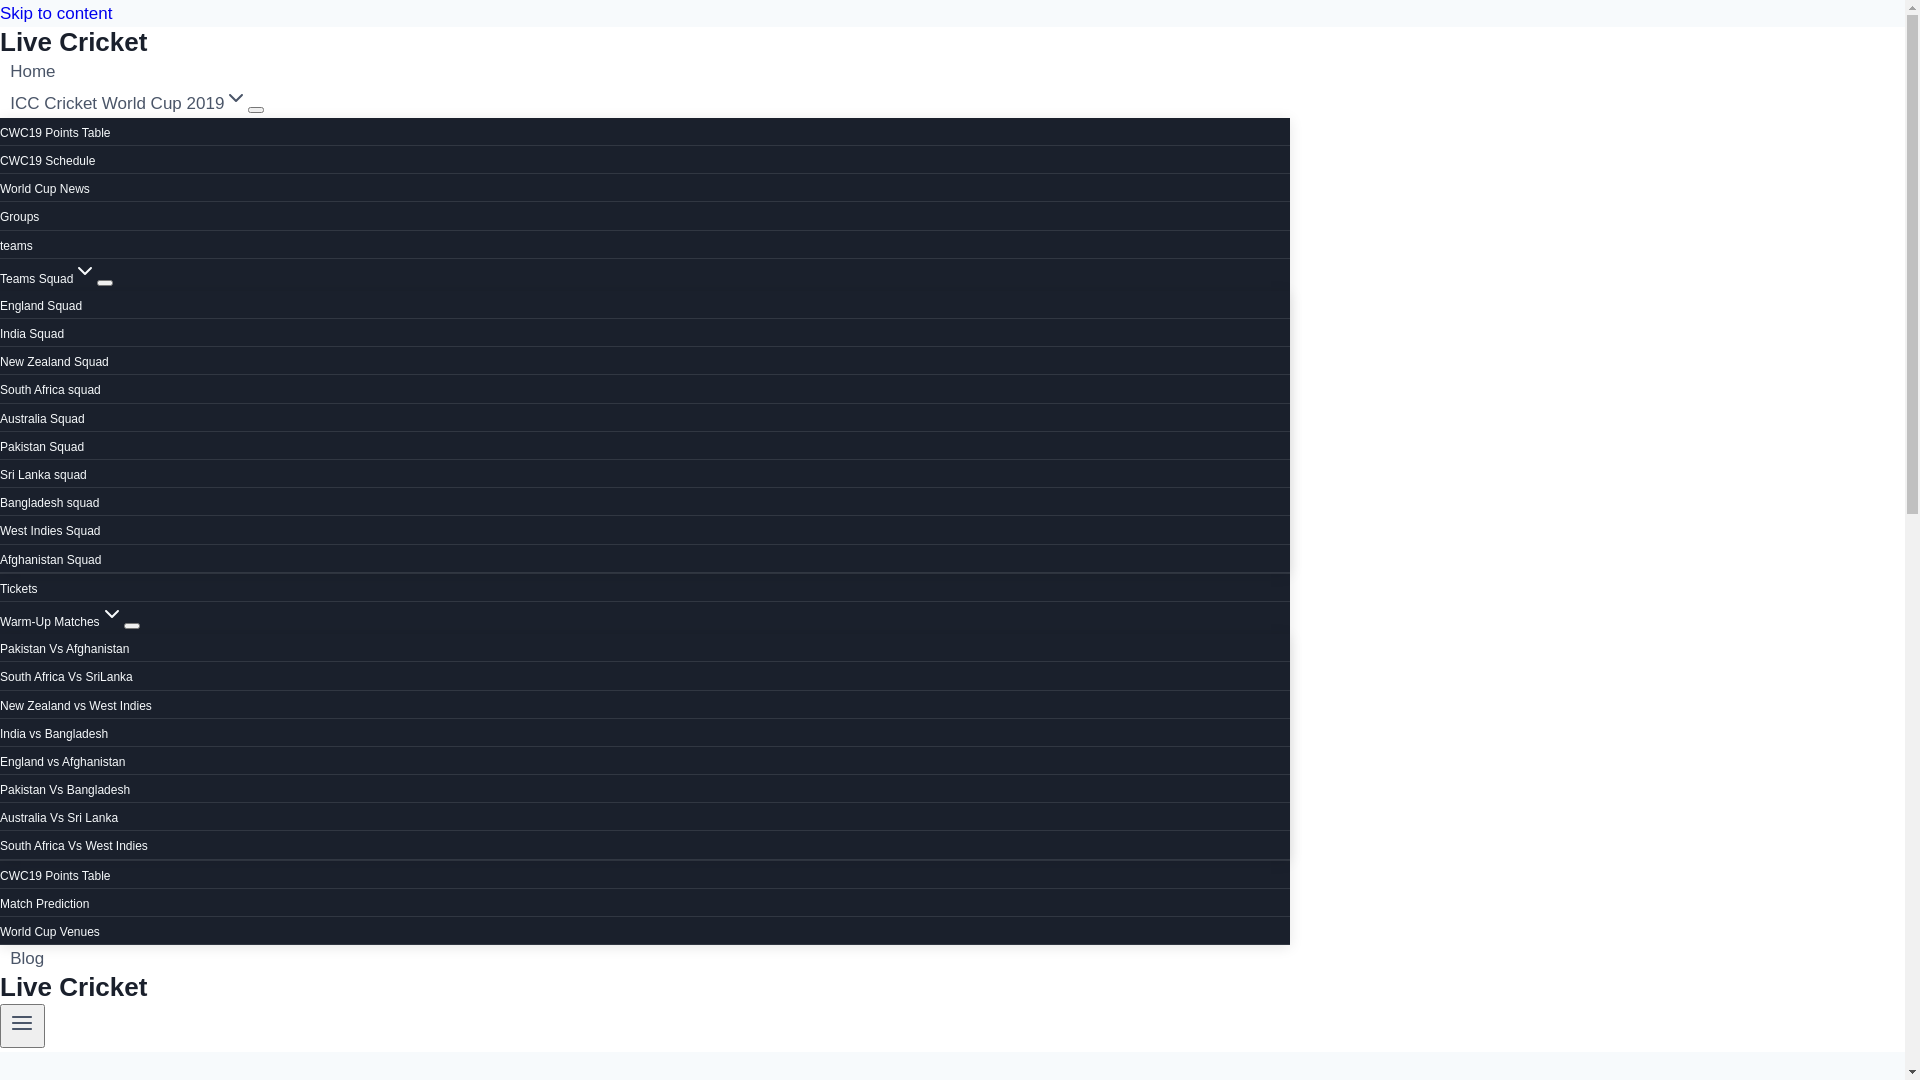  What do you see at coordinates (0, 620) in the screenshot?
I see `'Warm-Up MatchesExpand'` at bounding box center [0, 620].